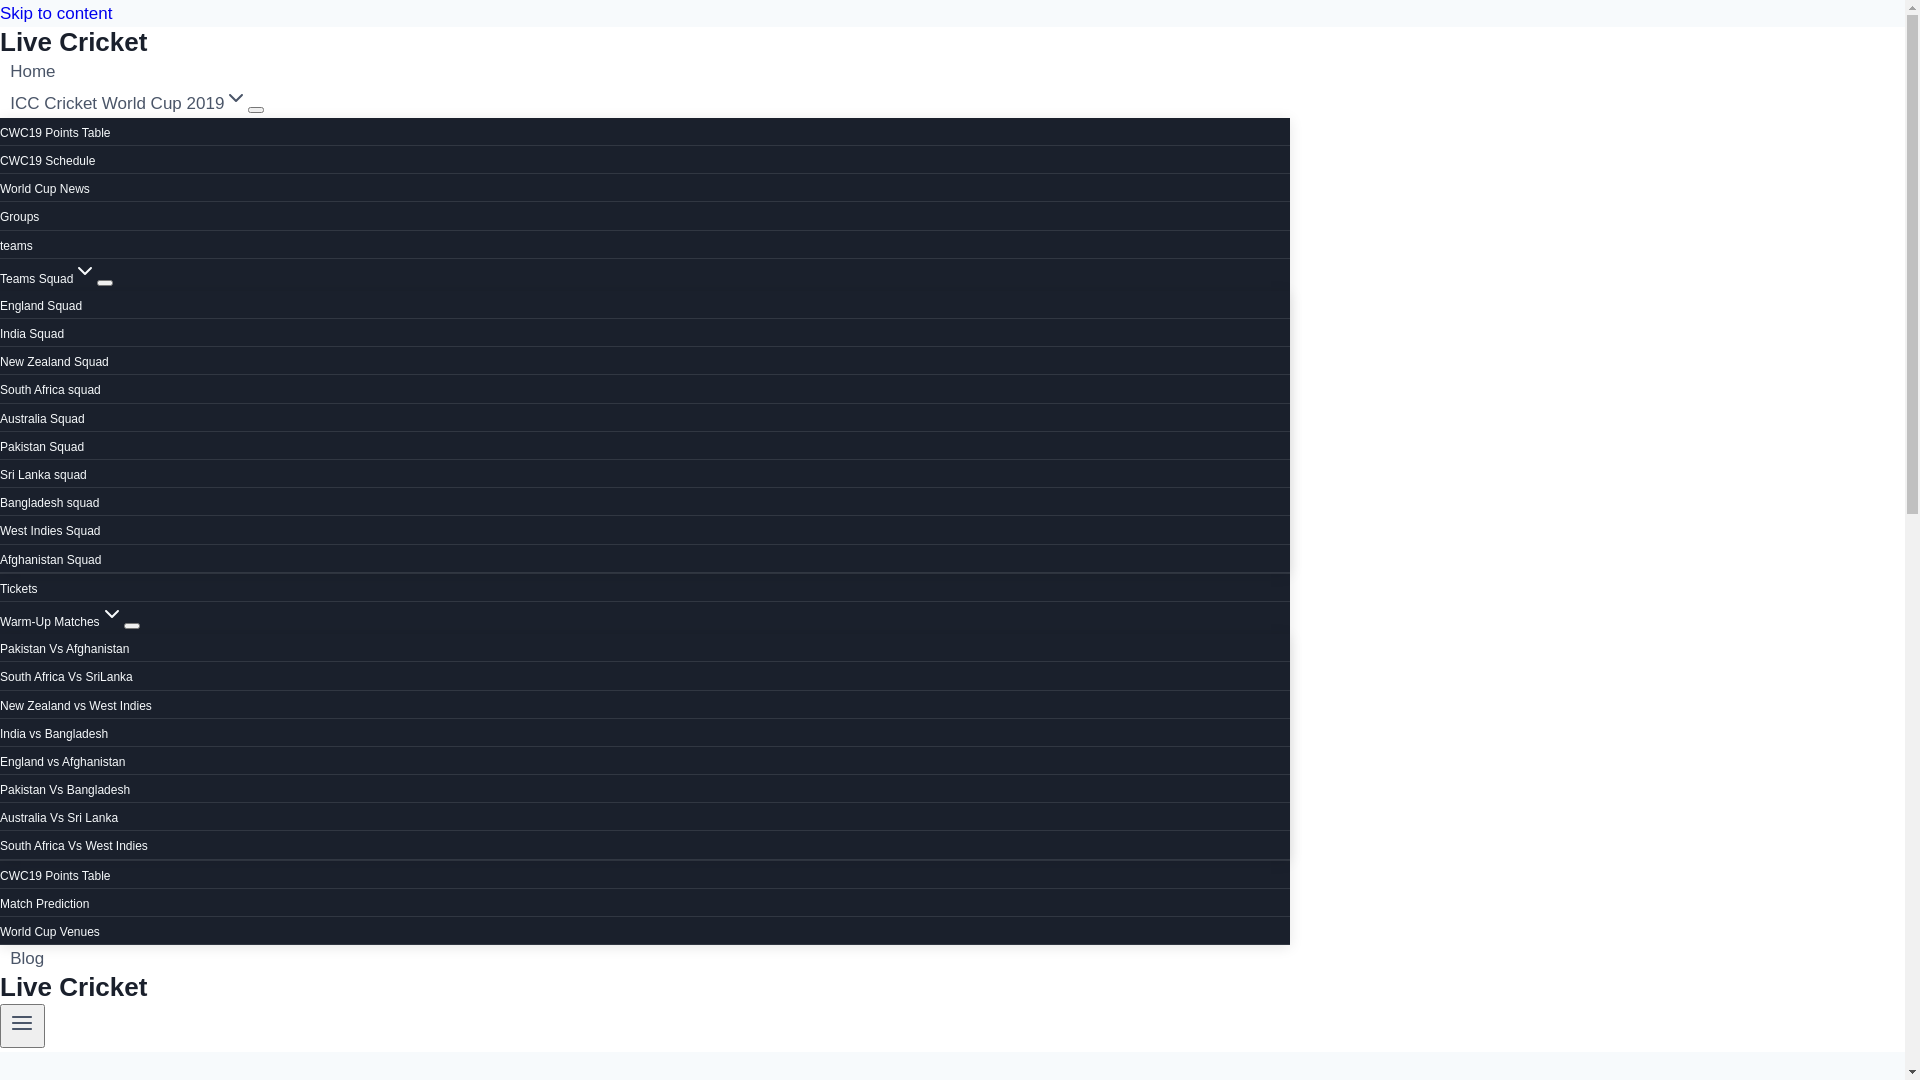  What do you see at coordinates (0, 620) in the screenshot?
I see `'Warm-Up MatchesExpand'` at bounding box center [0, 620].